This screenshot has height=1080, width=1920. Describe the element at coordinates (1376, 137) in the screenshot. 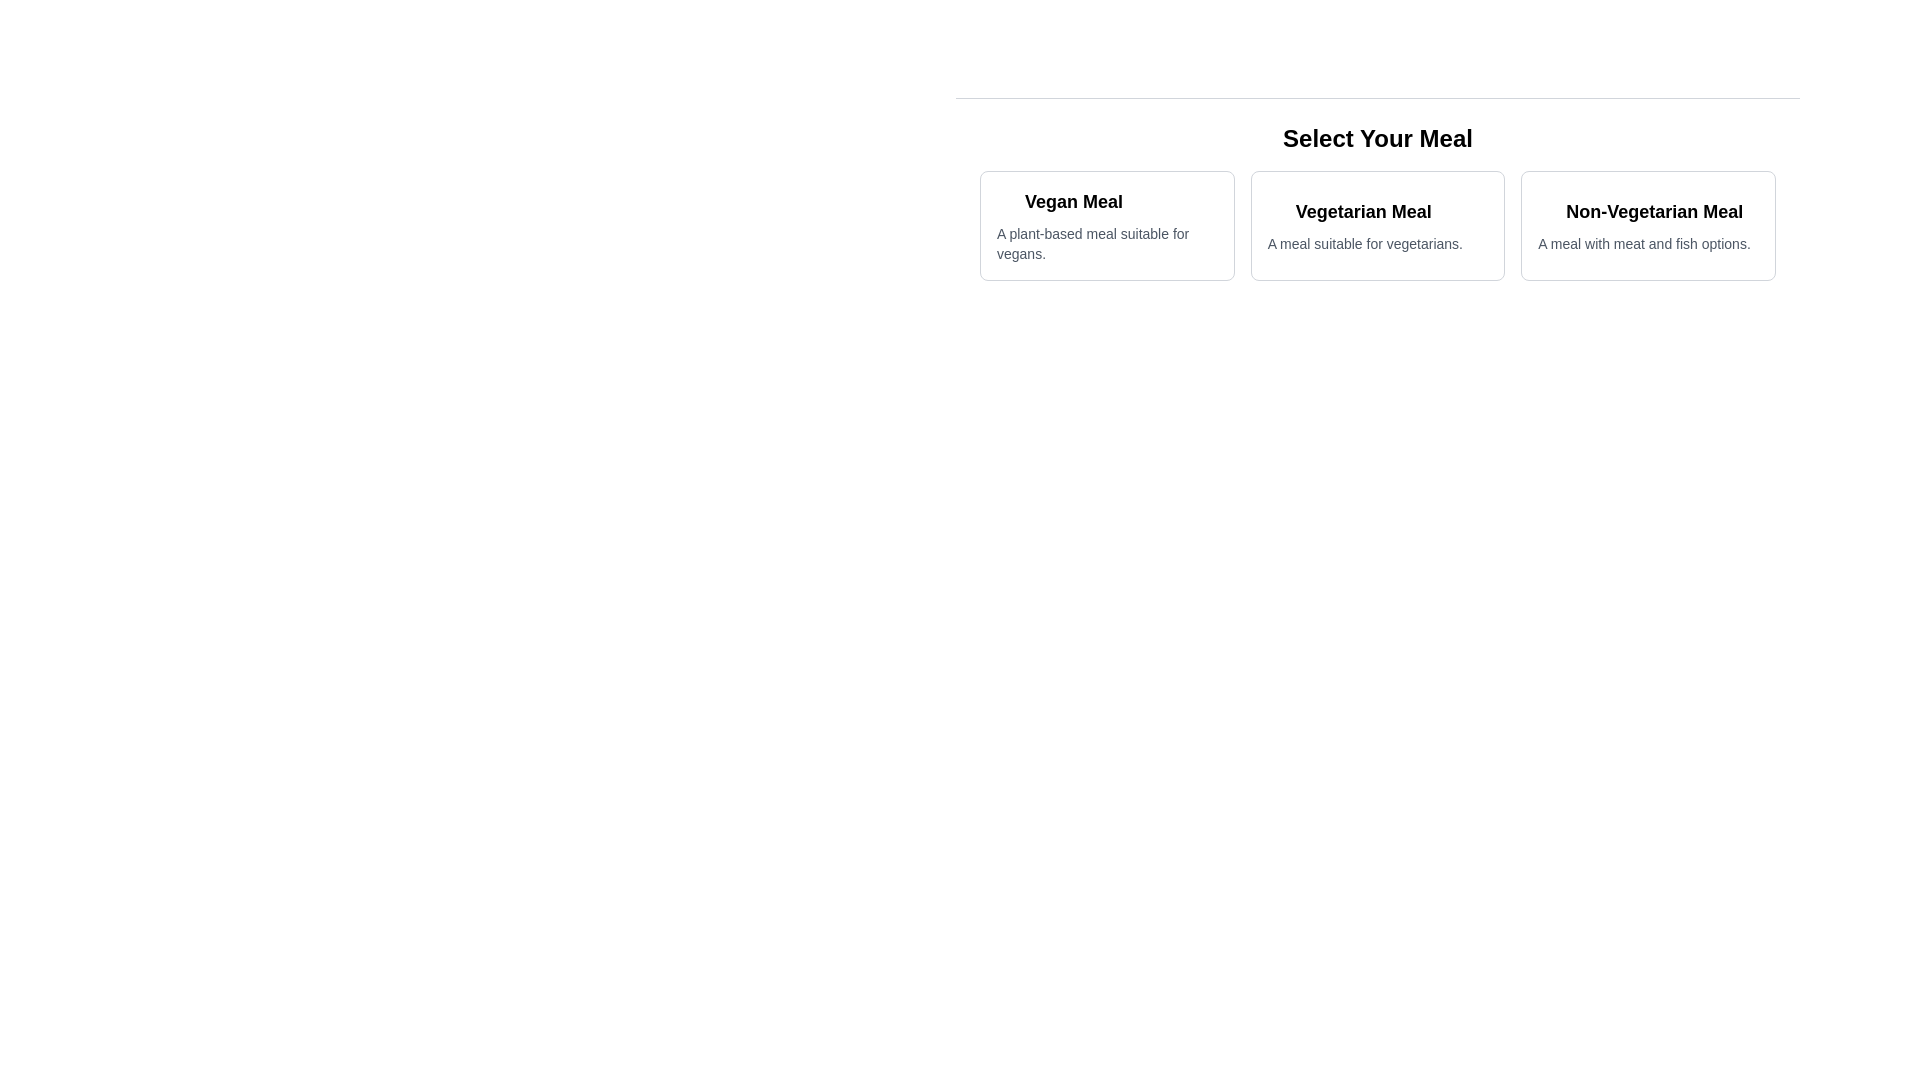

I see `text displayed in the heading element that says 'Select Your Meal', which is a large, bold black font heading centered above the menu options` at that location.